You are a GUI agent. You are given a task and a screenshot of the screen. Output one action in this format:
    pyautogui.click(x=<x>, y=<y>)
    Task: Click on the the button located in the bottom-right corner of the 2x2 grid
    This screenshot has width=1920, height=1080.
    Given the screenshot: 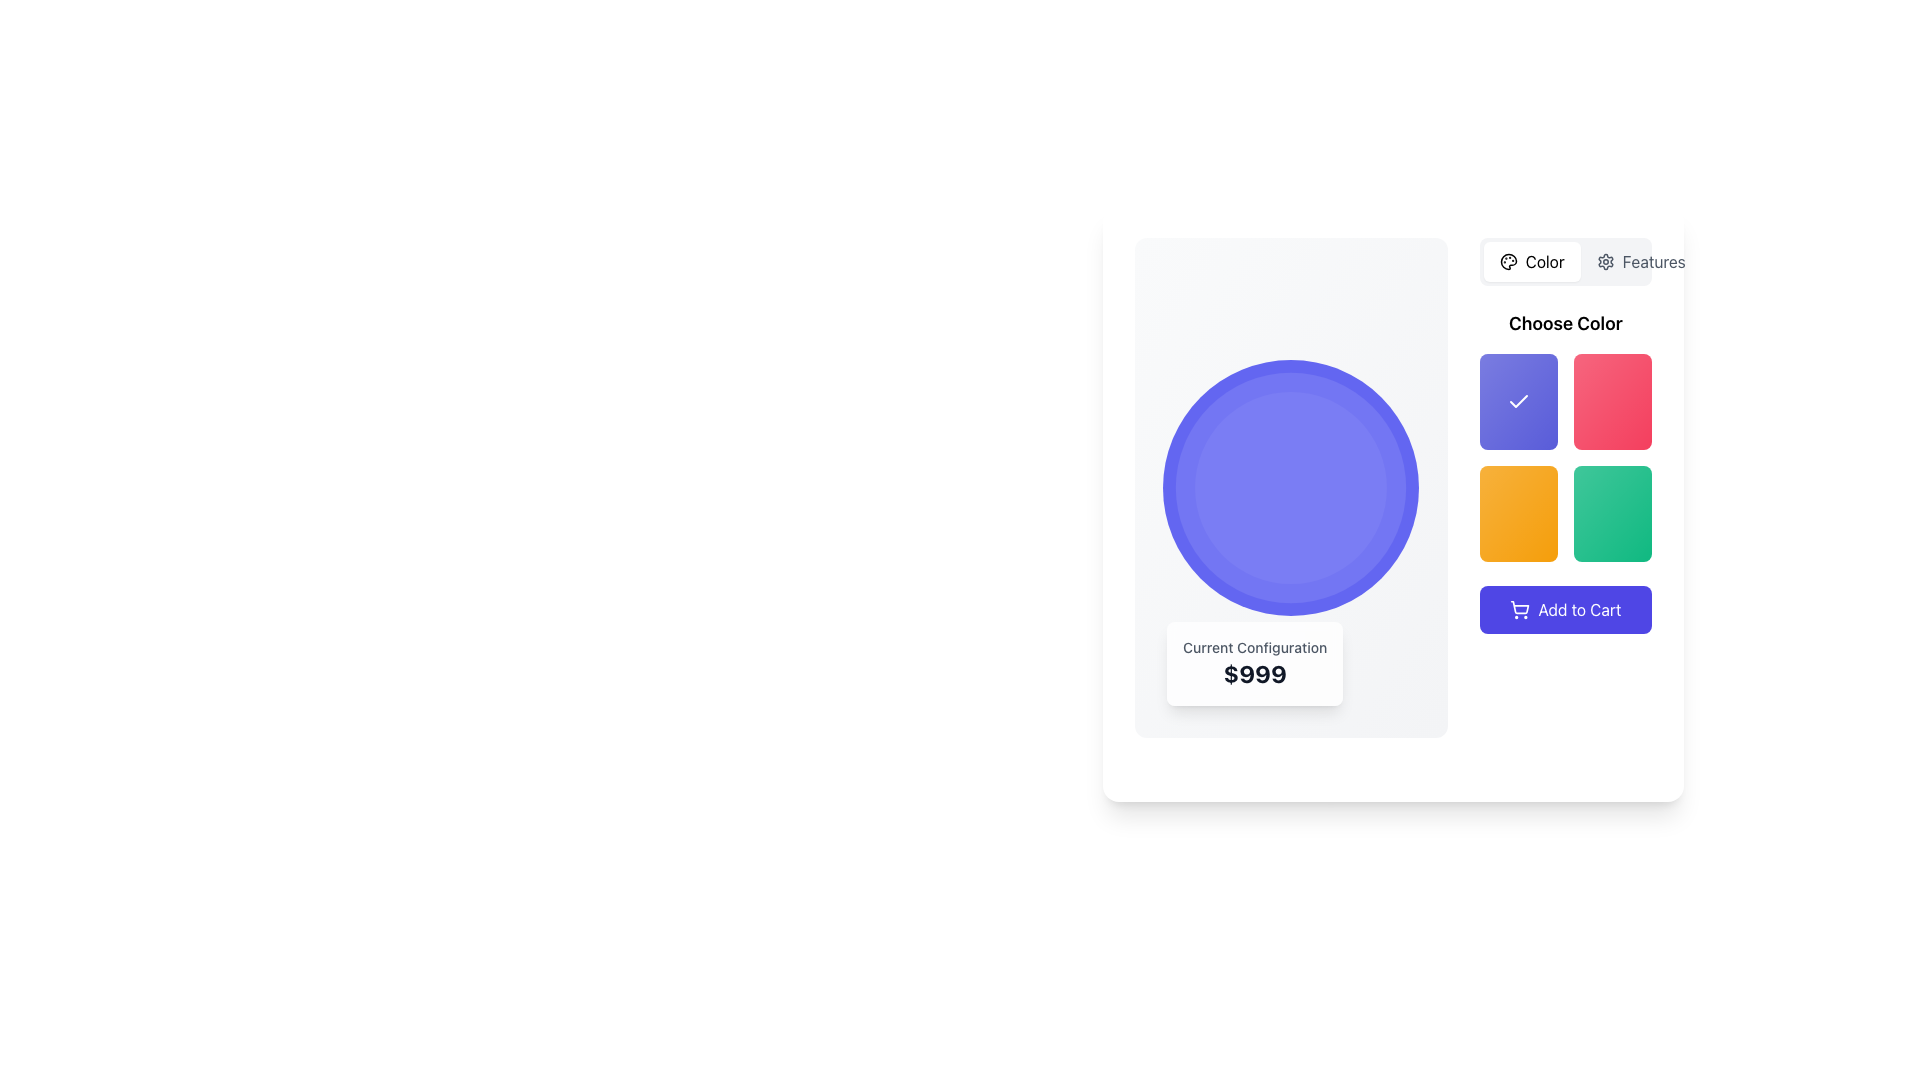 What is the action you would take?
    pyautogui.click(x=1612, y=512)
    